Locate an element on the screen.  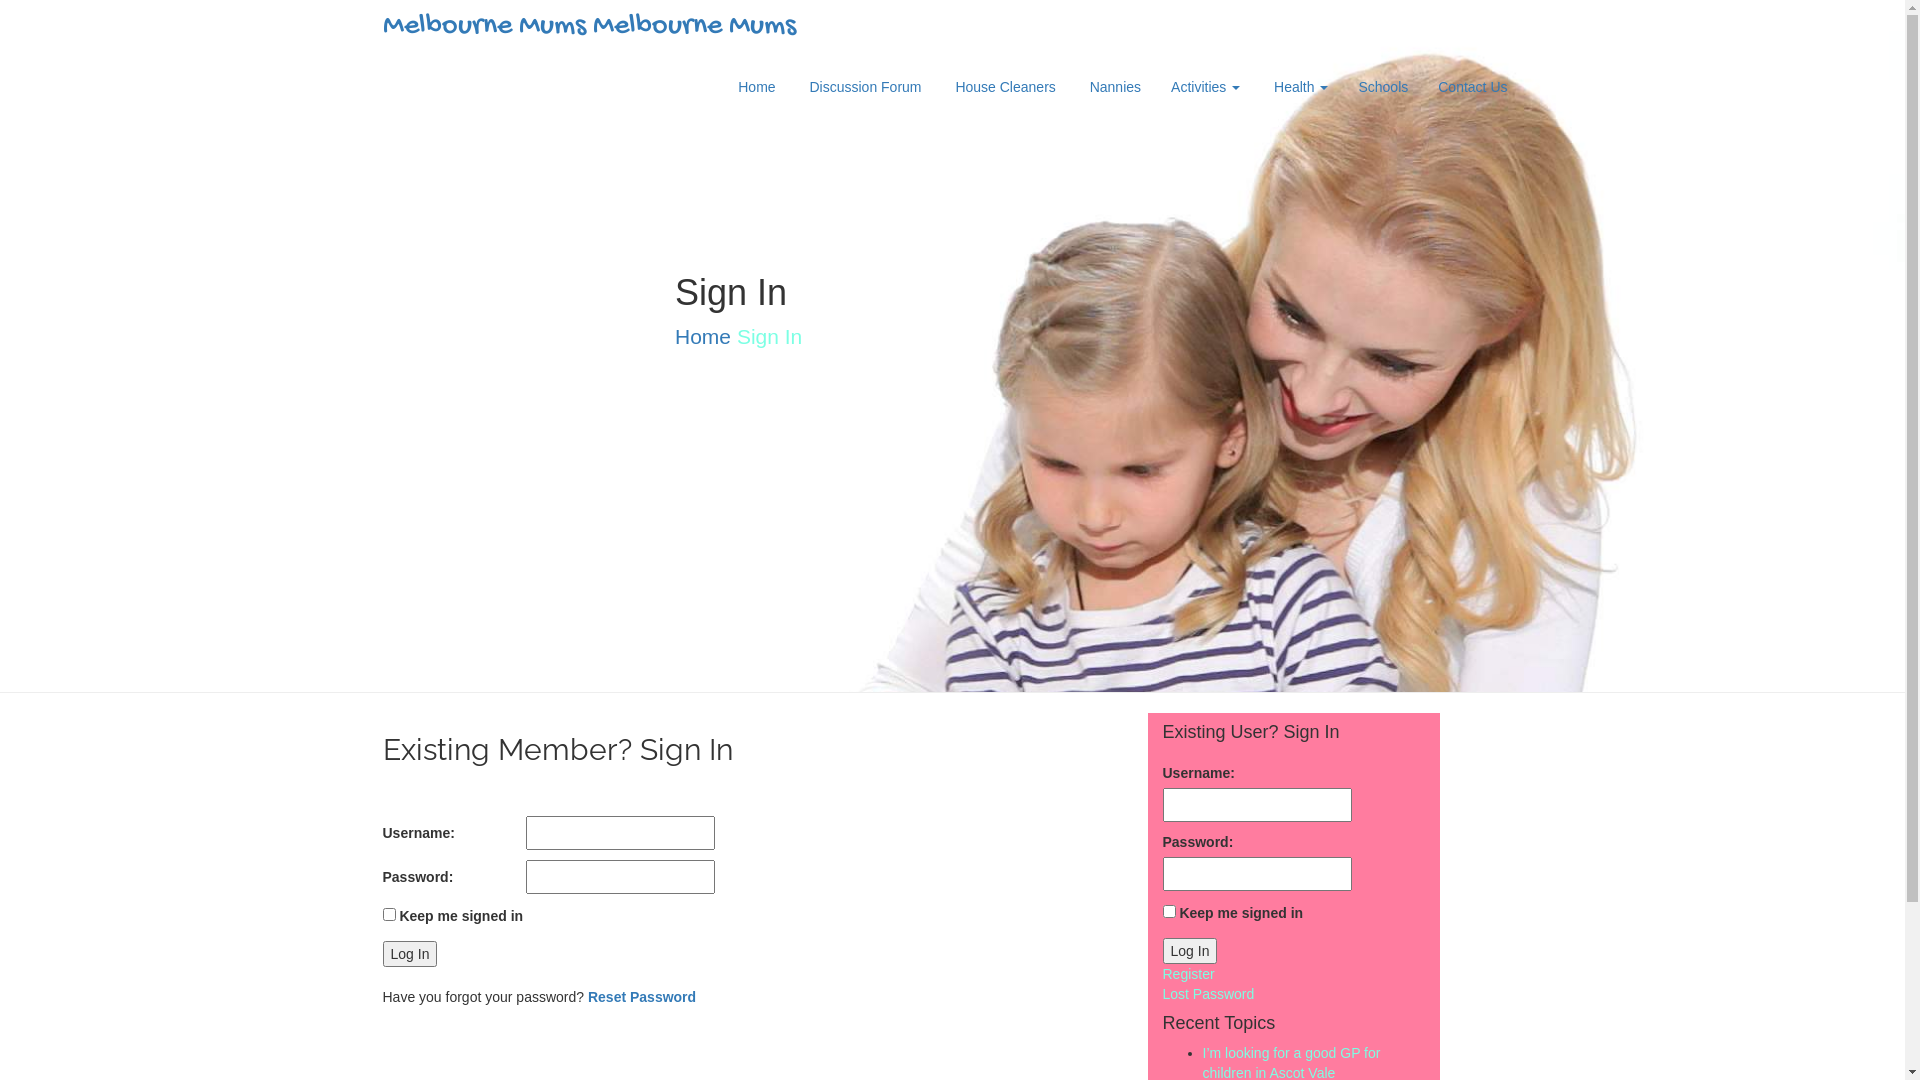
'Contact Us' is located at coordinates (1472, 86).